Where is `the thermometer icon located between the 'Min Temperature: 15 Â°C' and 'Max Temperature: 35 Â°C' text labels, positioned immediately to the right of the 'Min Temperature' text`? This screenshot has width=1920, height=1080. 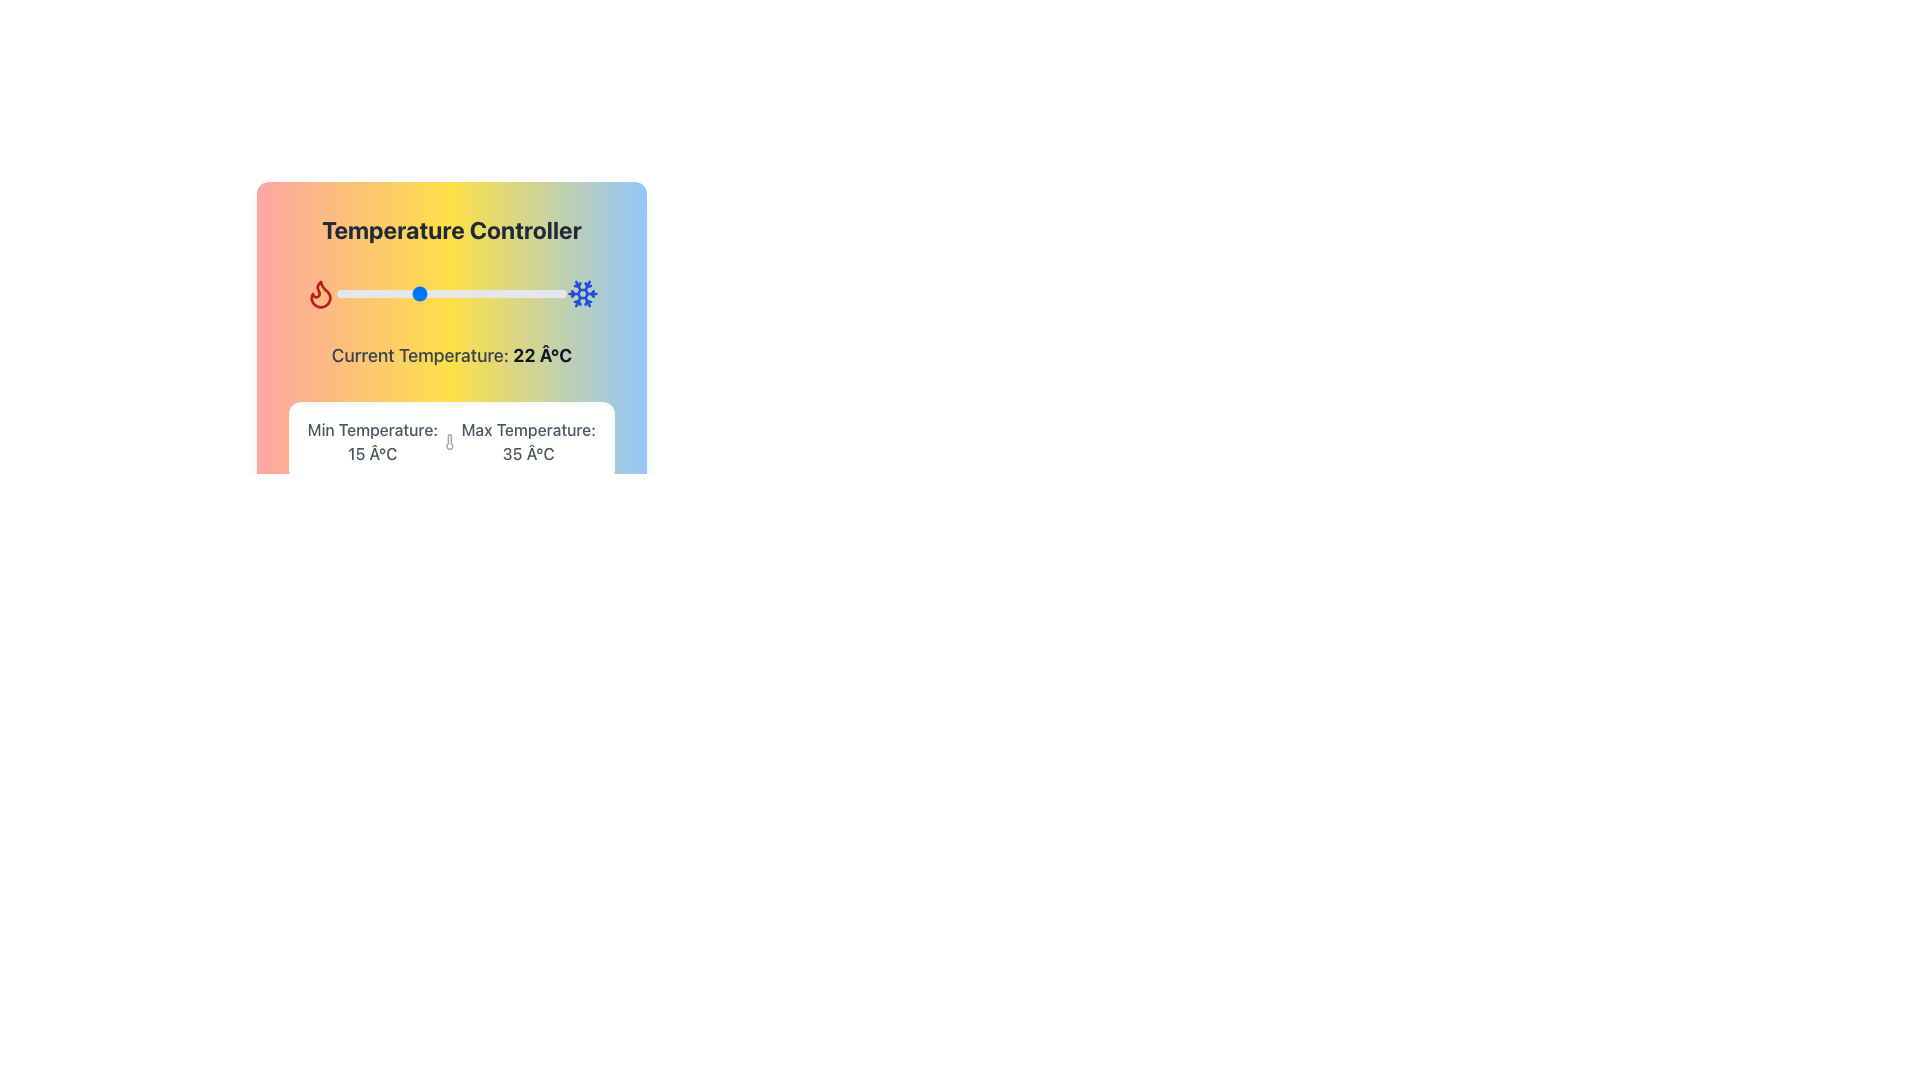 the thermometer icon located between the 'Min Temperature: 15 Â°C' and 'Max Temperature: 35 Â°C' text labels, positioned immediately to the right of the 'Min Temperature' text is located at coordinates (448, 441).